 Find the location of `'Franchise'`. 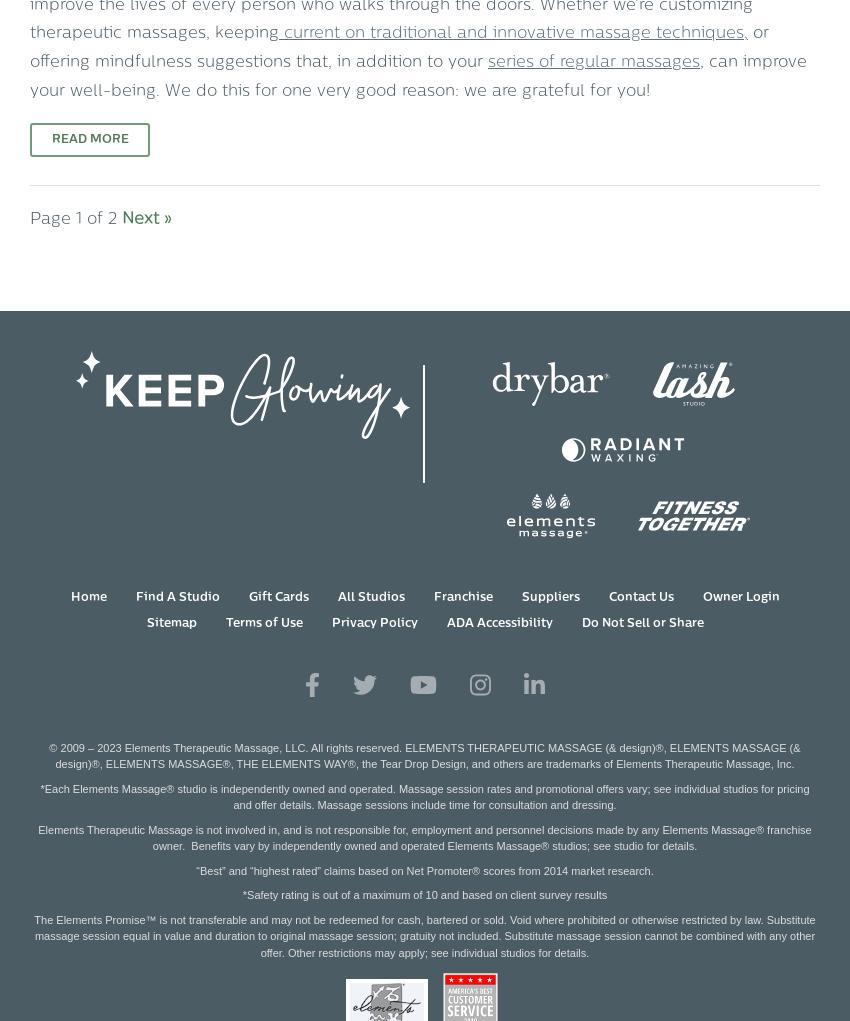

'Franchise' is located at coordinates (461, 596).